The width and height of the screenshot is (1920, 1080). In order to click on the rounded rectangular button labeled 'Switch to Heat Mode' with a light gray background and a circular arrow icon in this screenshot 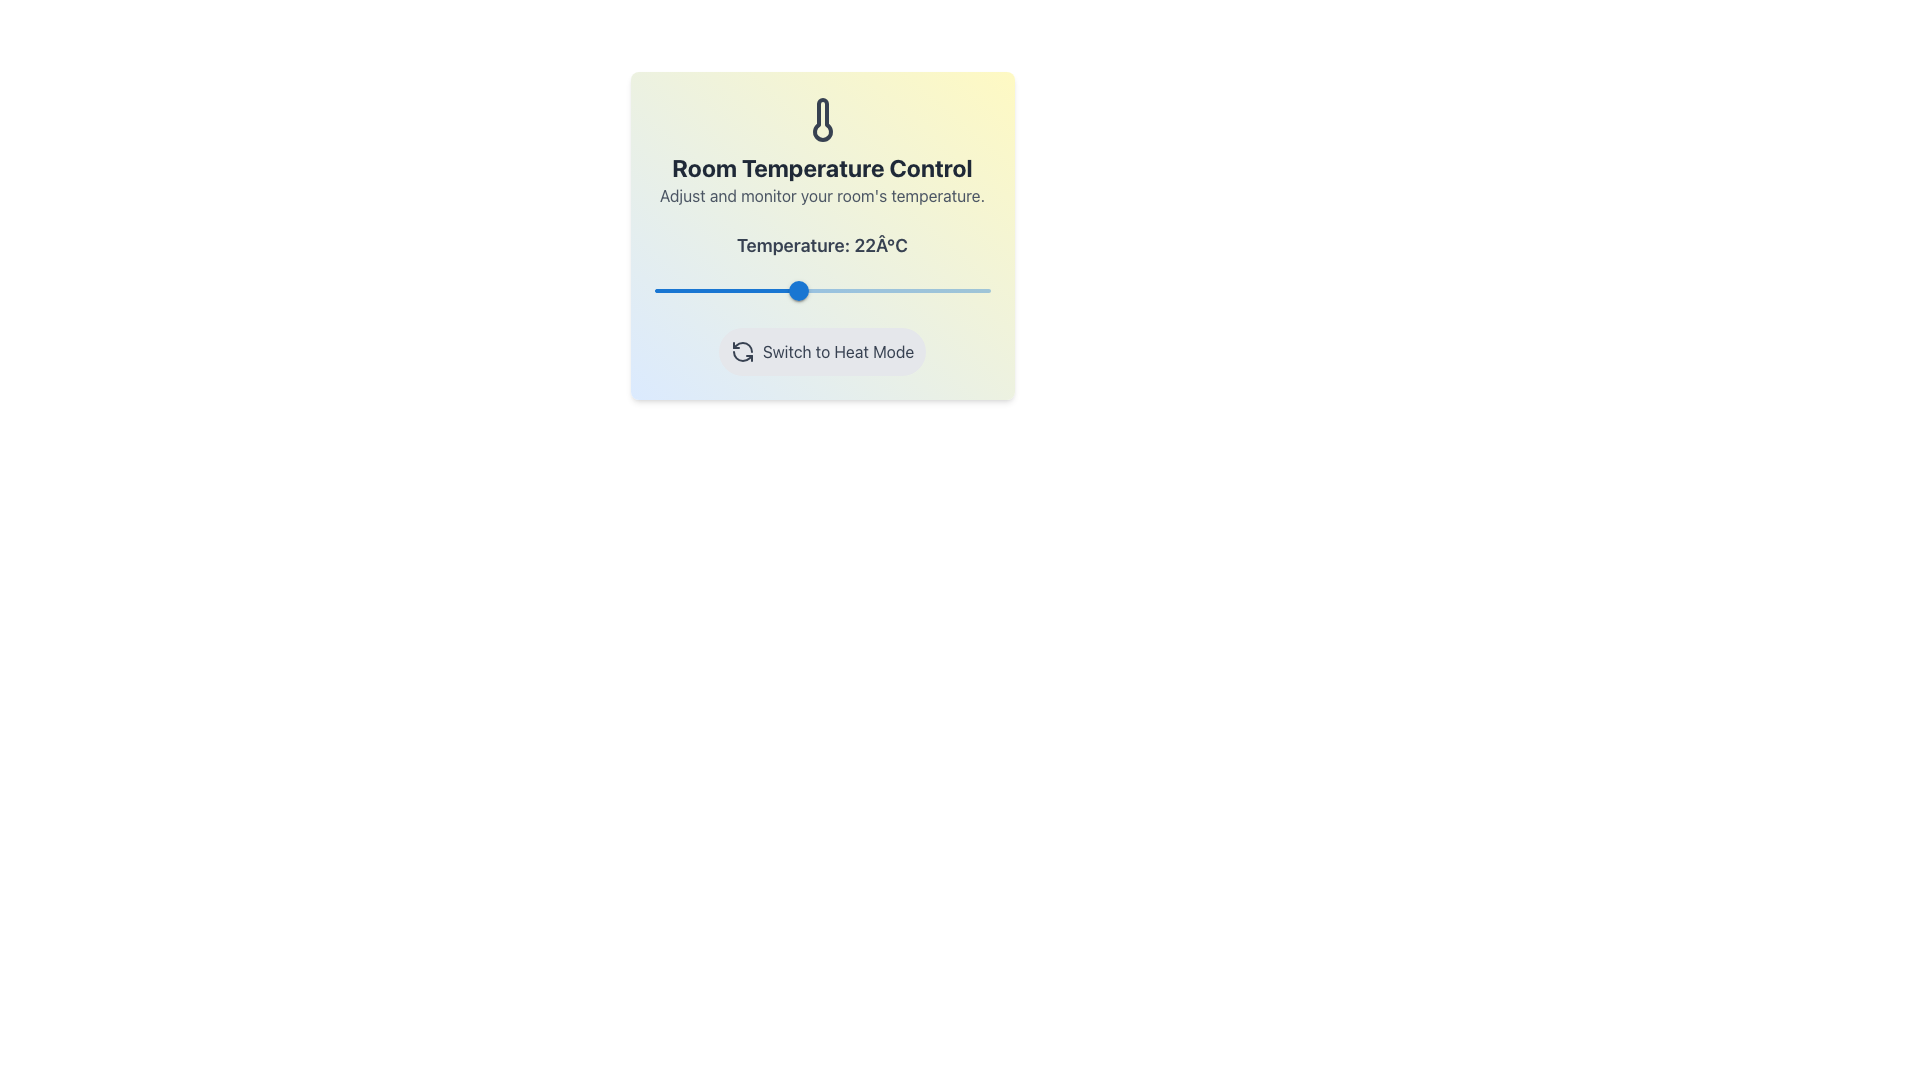, I will do `click(822, 350)`.